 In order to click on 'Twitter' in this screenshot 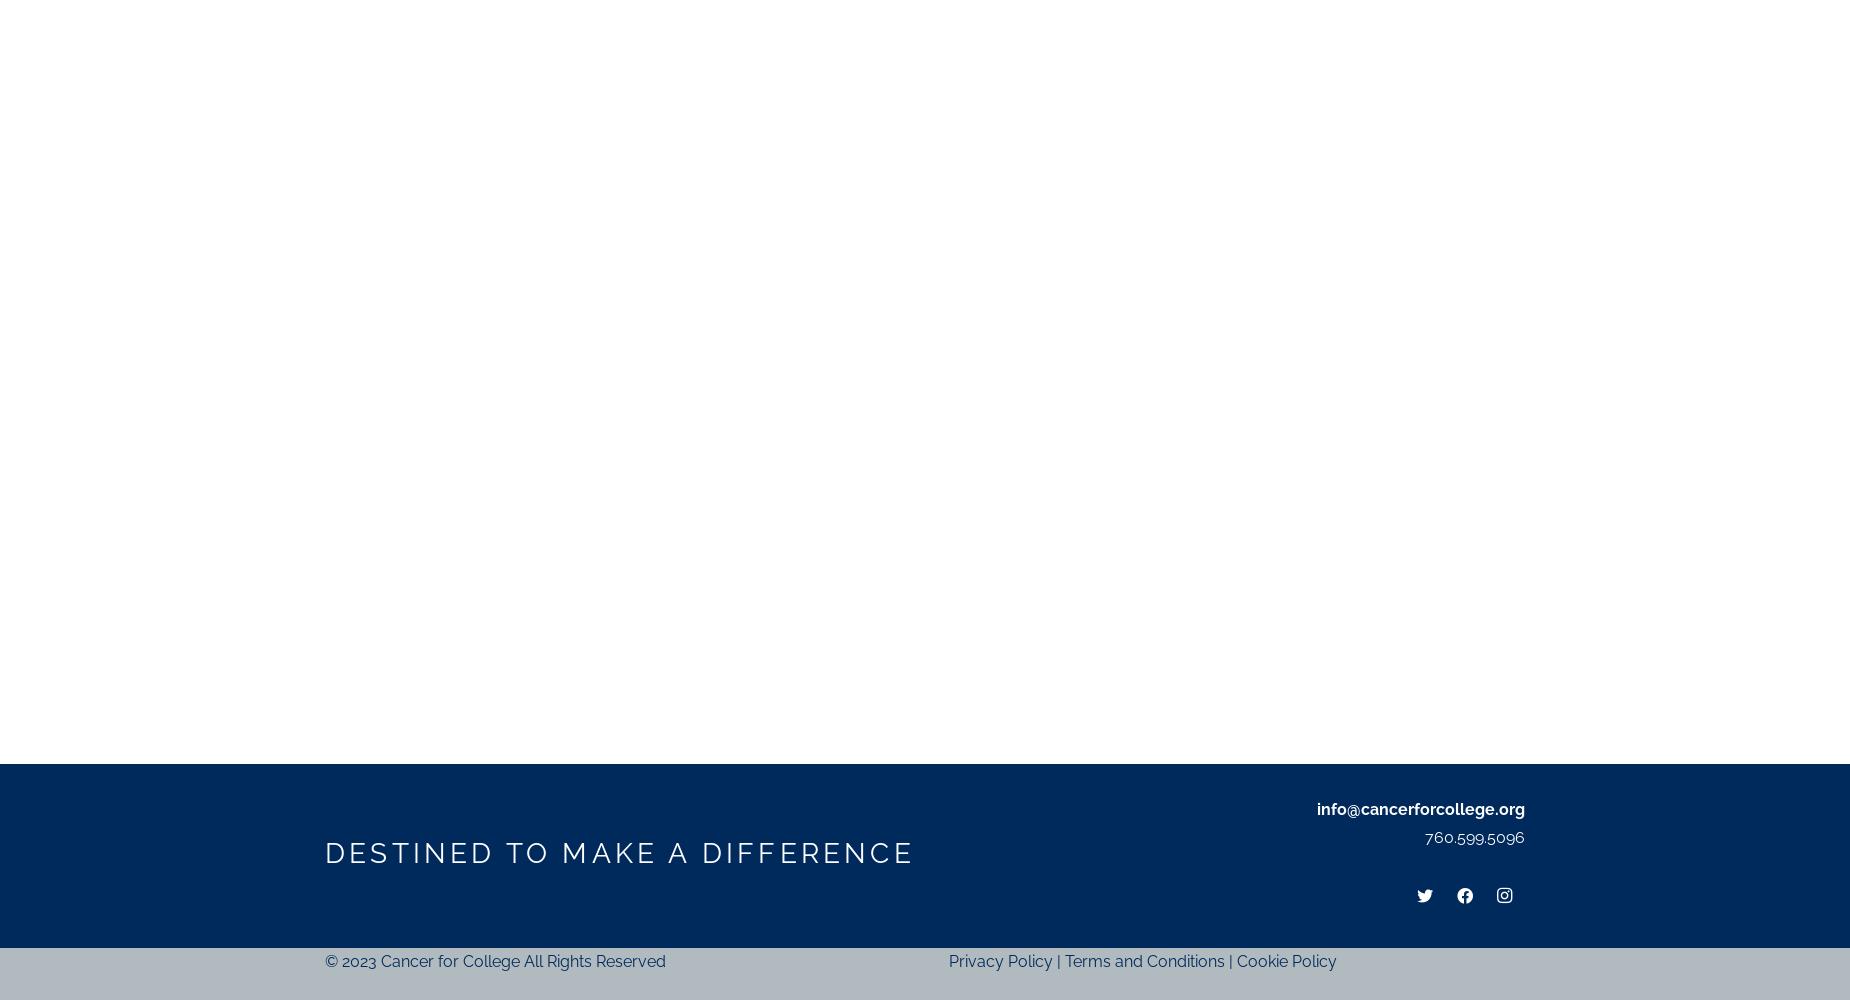, I will do `click(1424, 833)`.